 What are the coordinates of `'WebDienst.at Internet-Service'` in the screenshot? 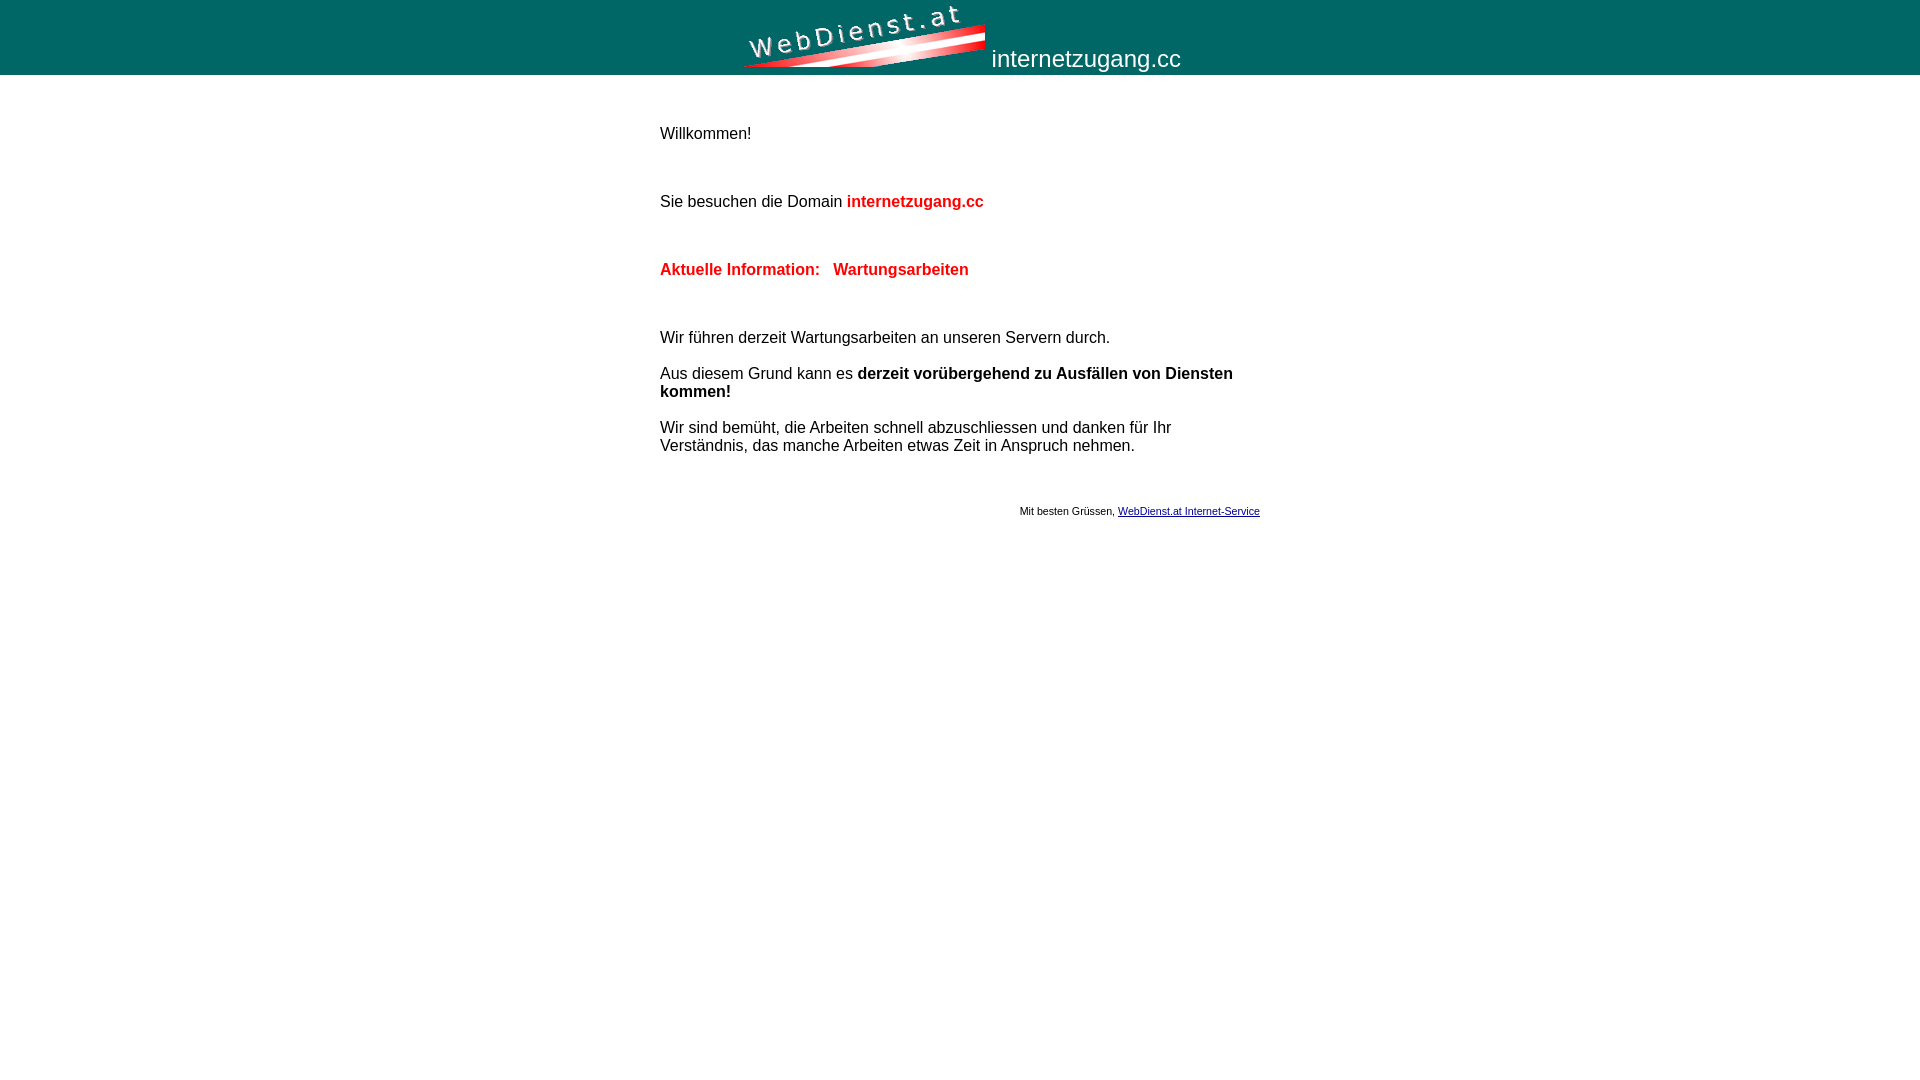 It's located at (1189, 509).